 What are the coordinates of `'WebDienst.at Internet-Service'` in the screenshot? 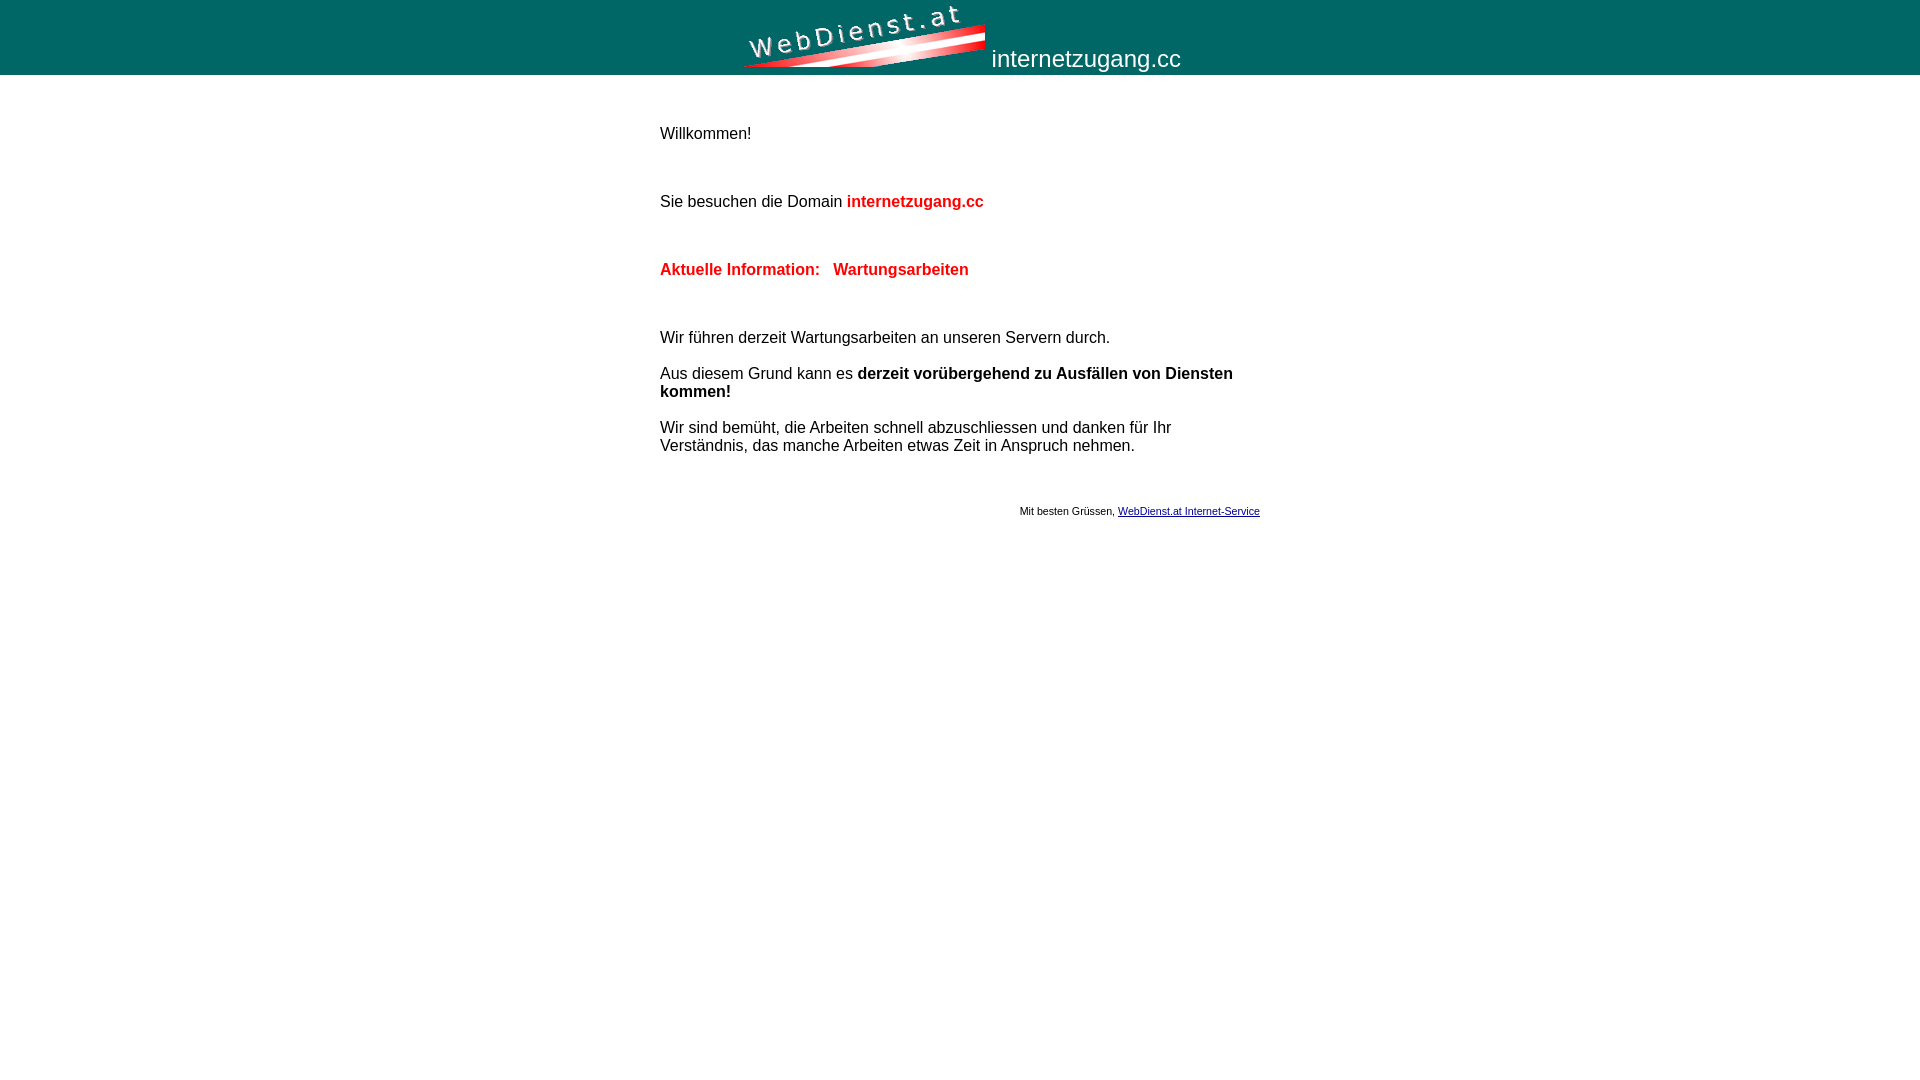 It's located at (1189, 509).